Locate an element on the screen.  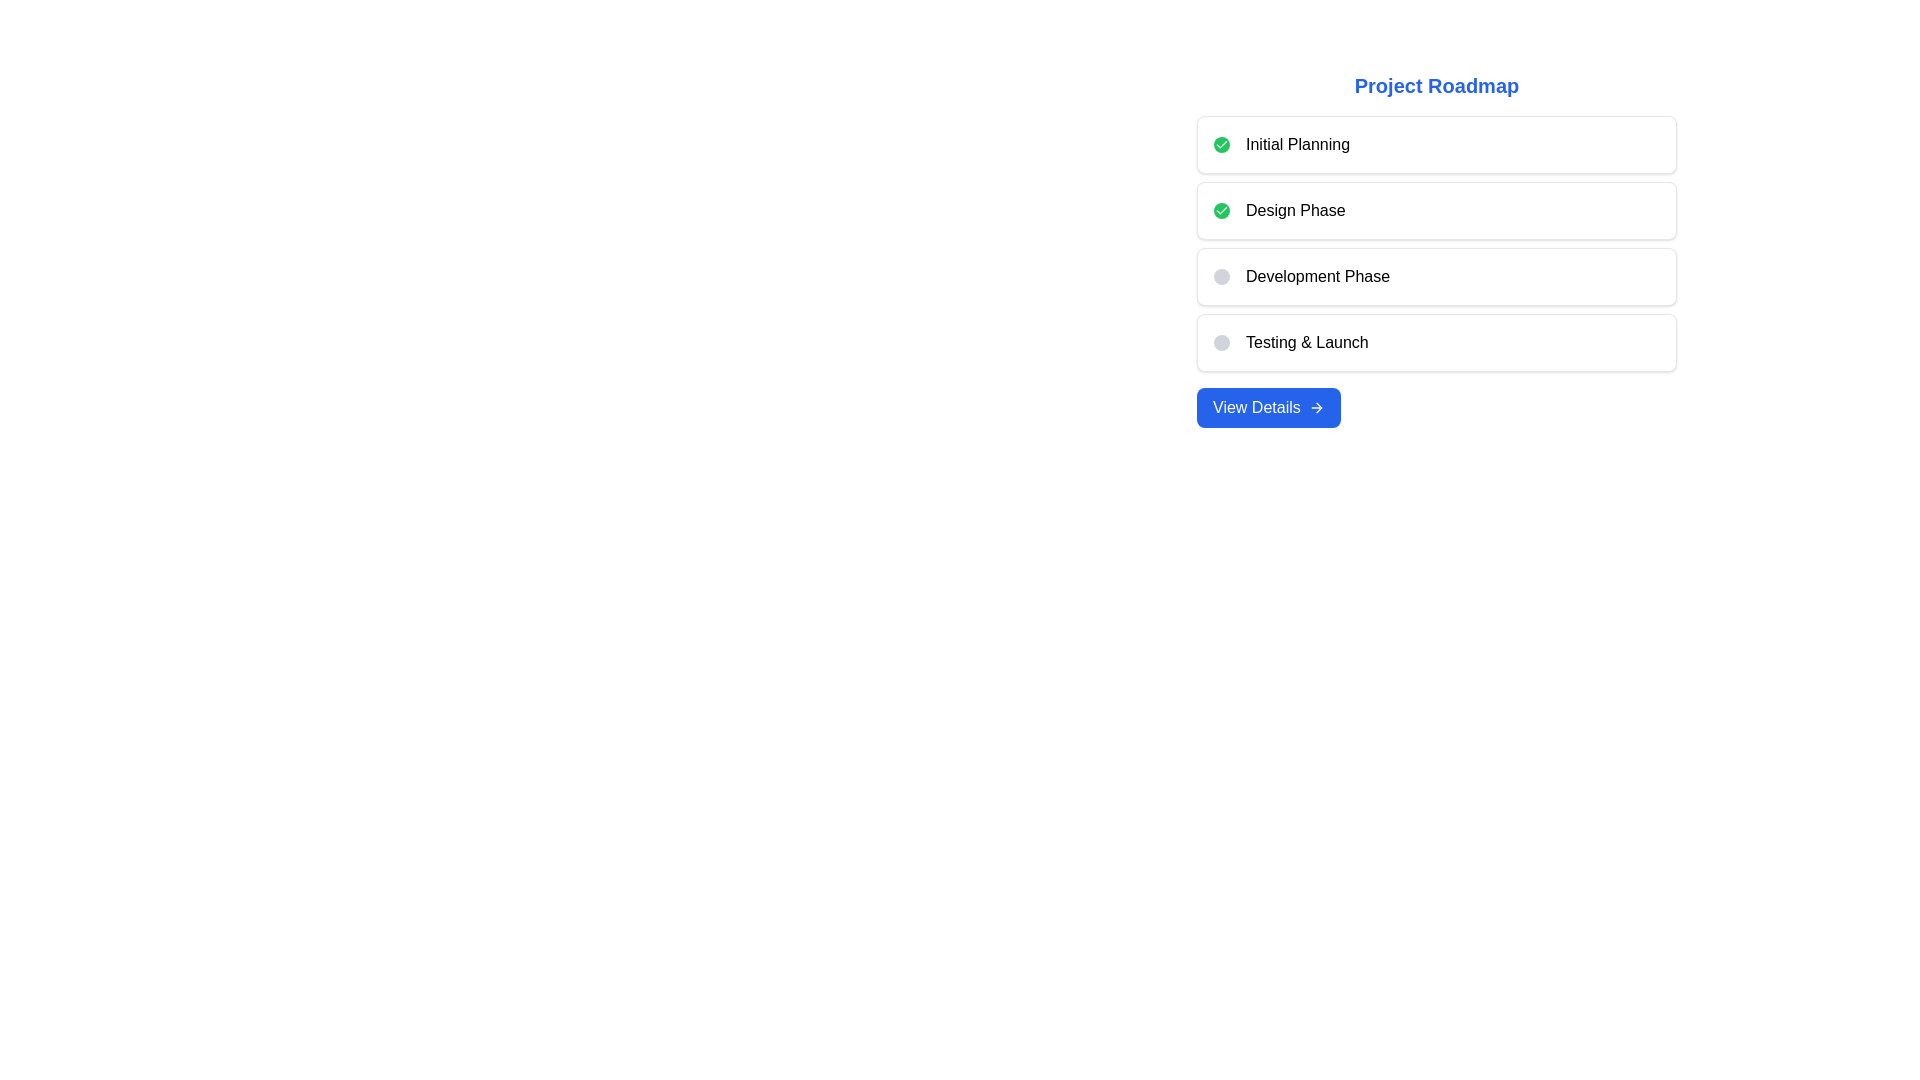
the 'Design Phase' text label that indicates the completion of the second stage of the project roadmap, located to the right of a green circular icon with a checkmark is located at coordinates (1295, 211).